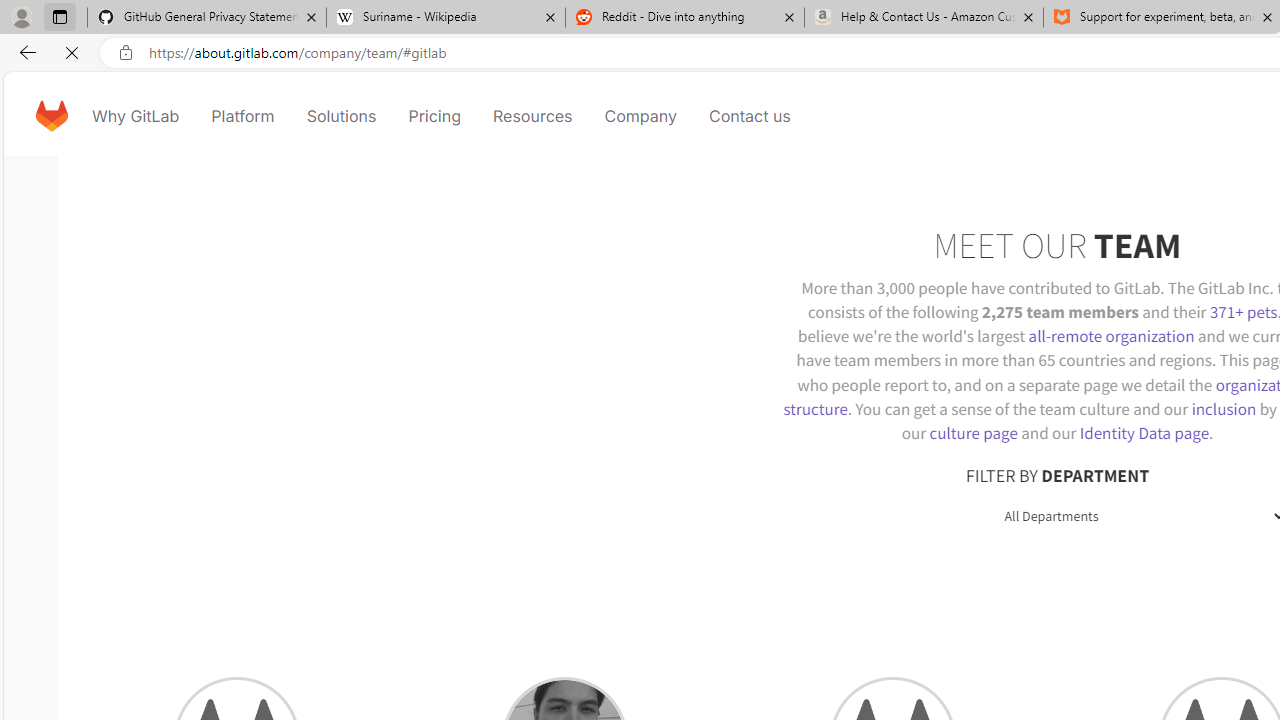  Describe the element at coordinates (341, 115) in the screenshot. I see `'Solutions'` at that location.